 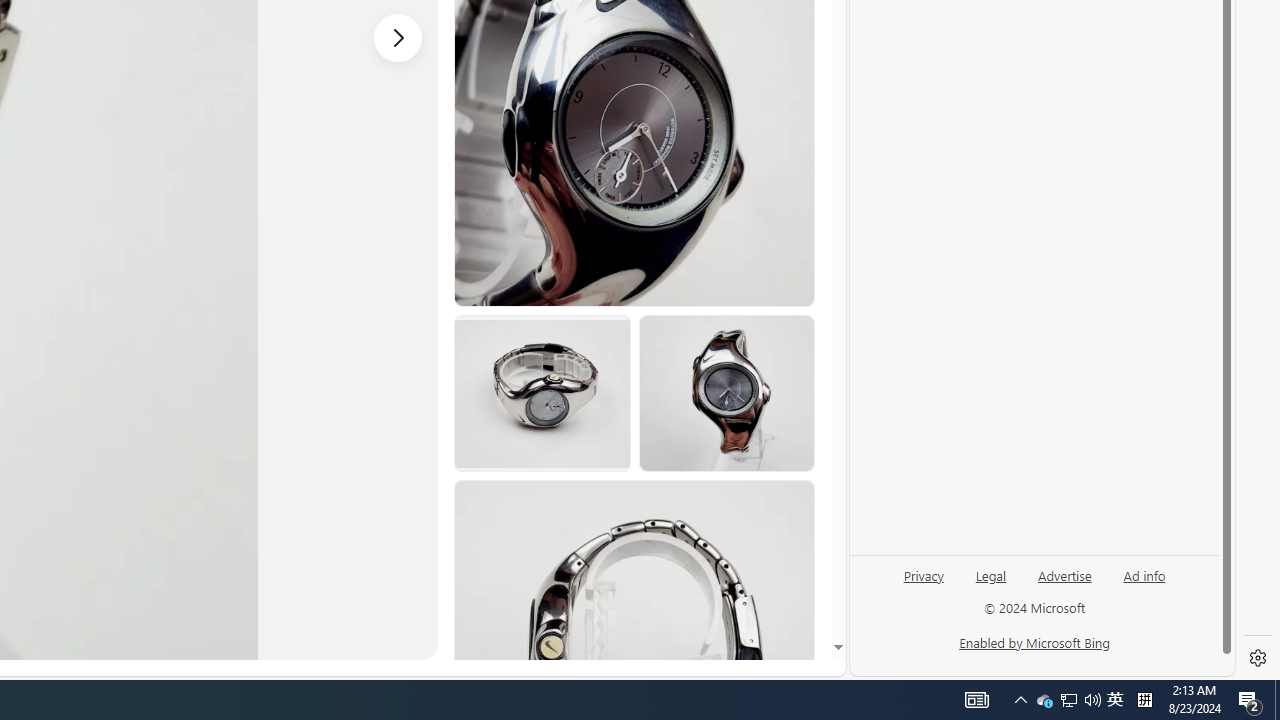 I want to click on 'Legal', so click(x=991, y=574).